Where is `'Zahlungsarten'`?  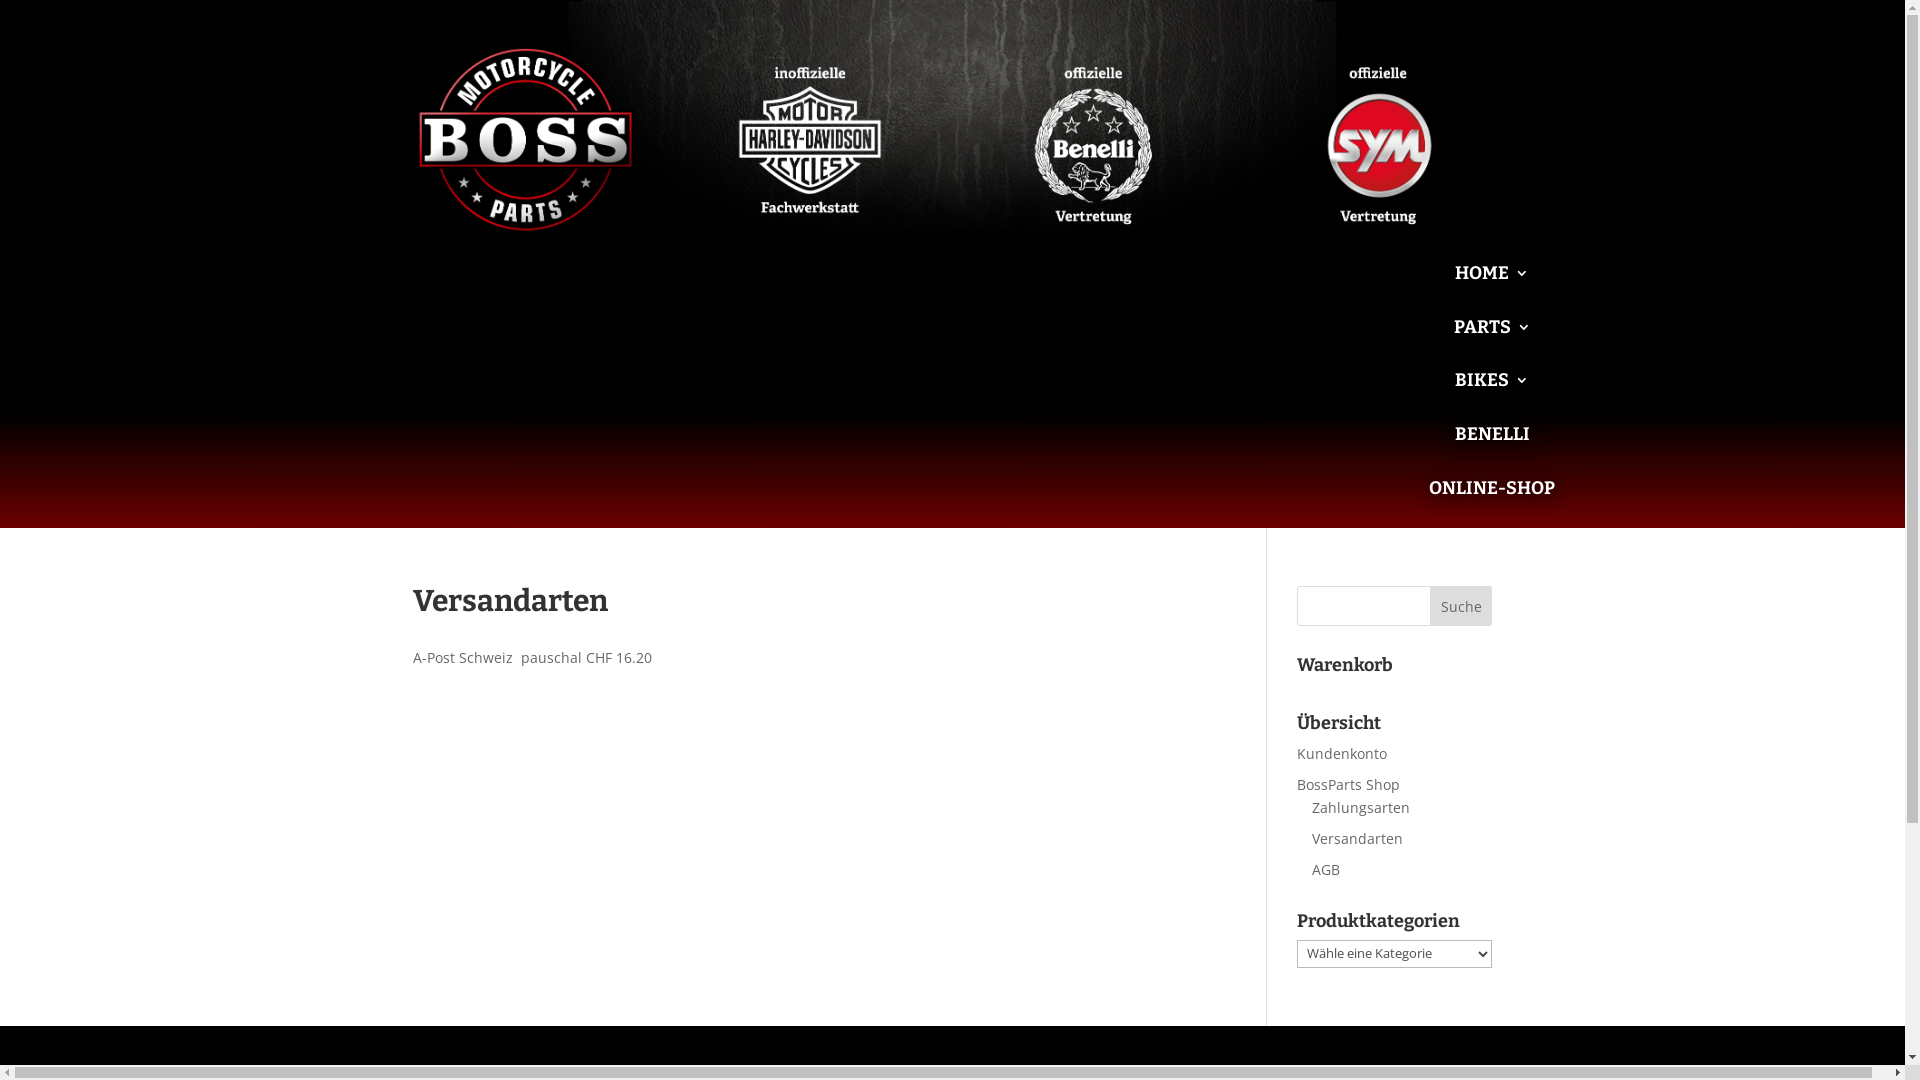
'Zahlungsarten' is located at coordinates (1311, 806).